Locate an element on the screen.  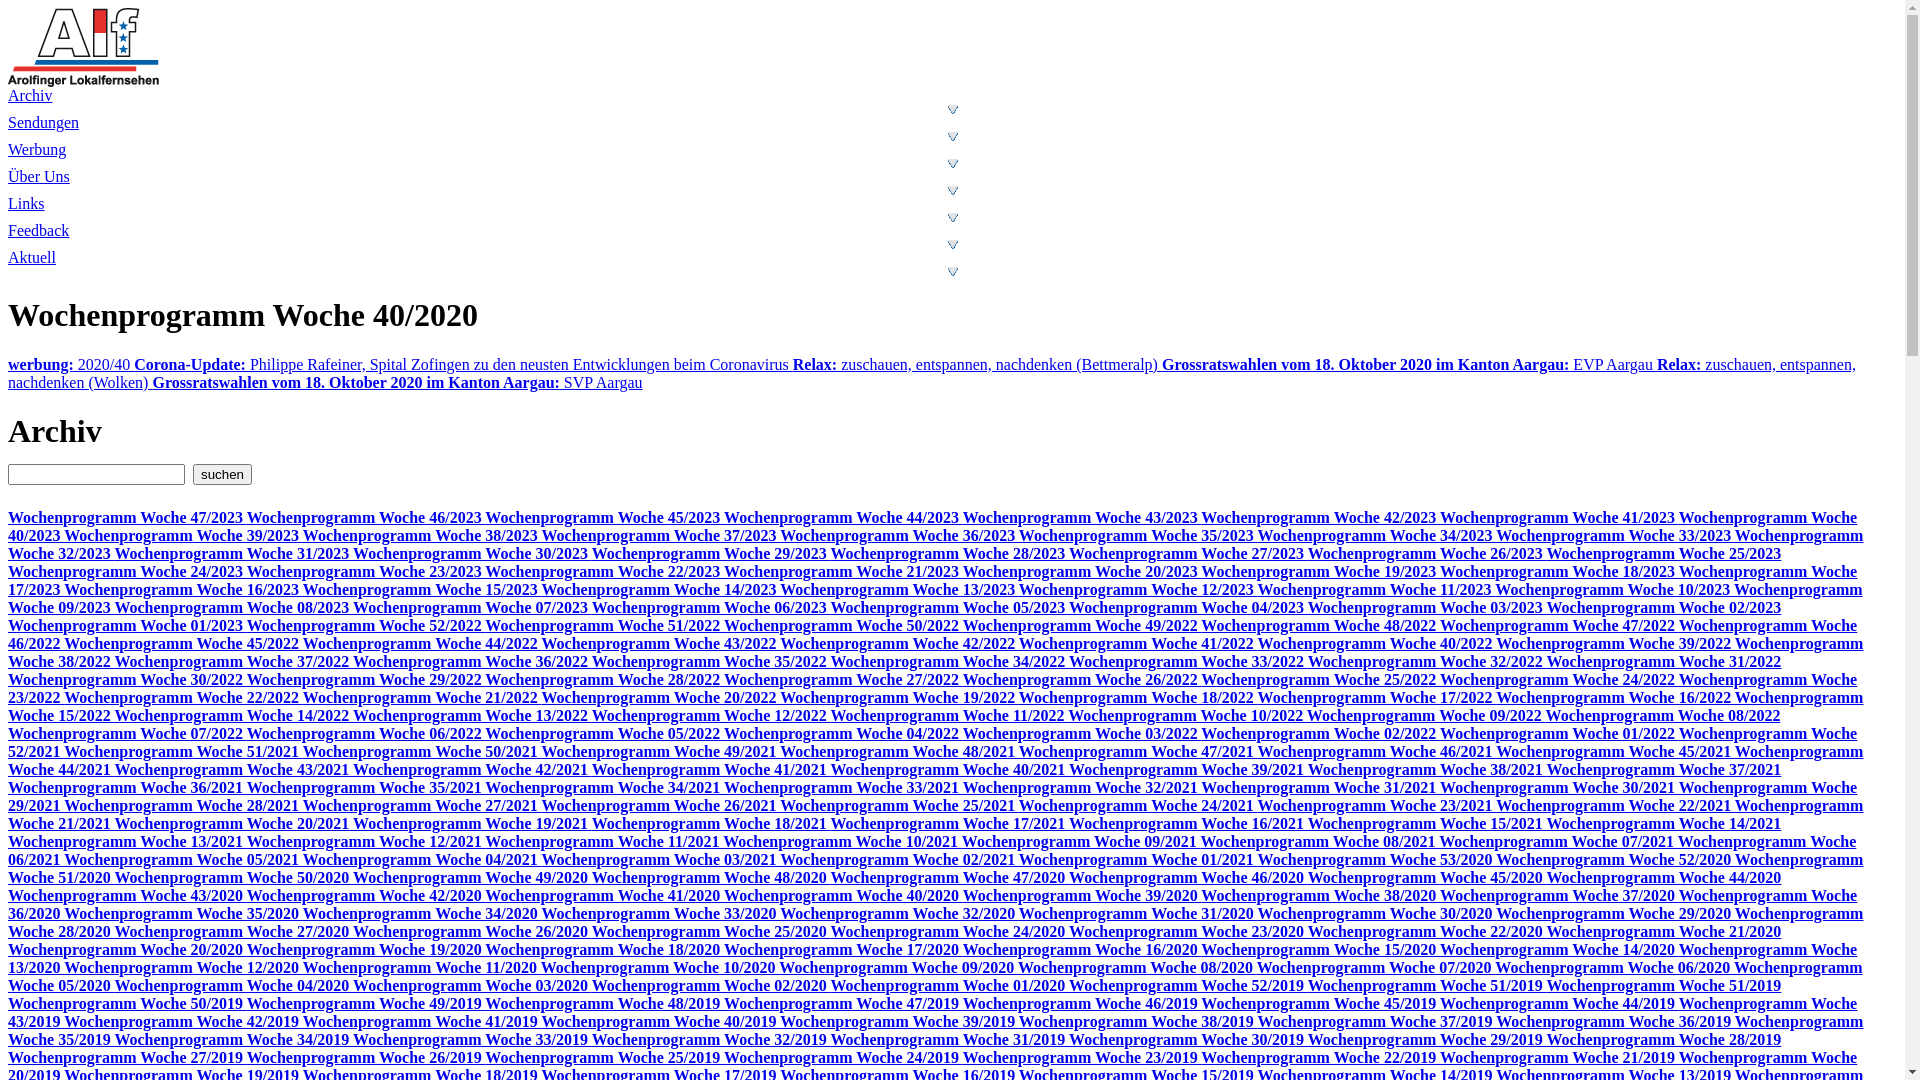
'Wochenprogramm Woche 10/2021' is located at coordinates (722, 841).